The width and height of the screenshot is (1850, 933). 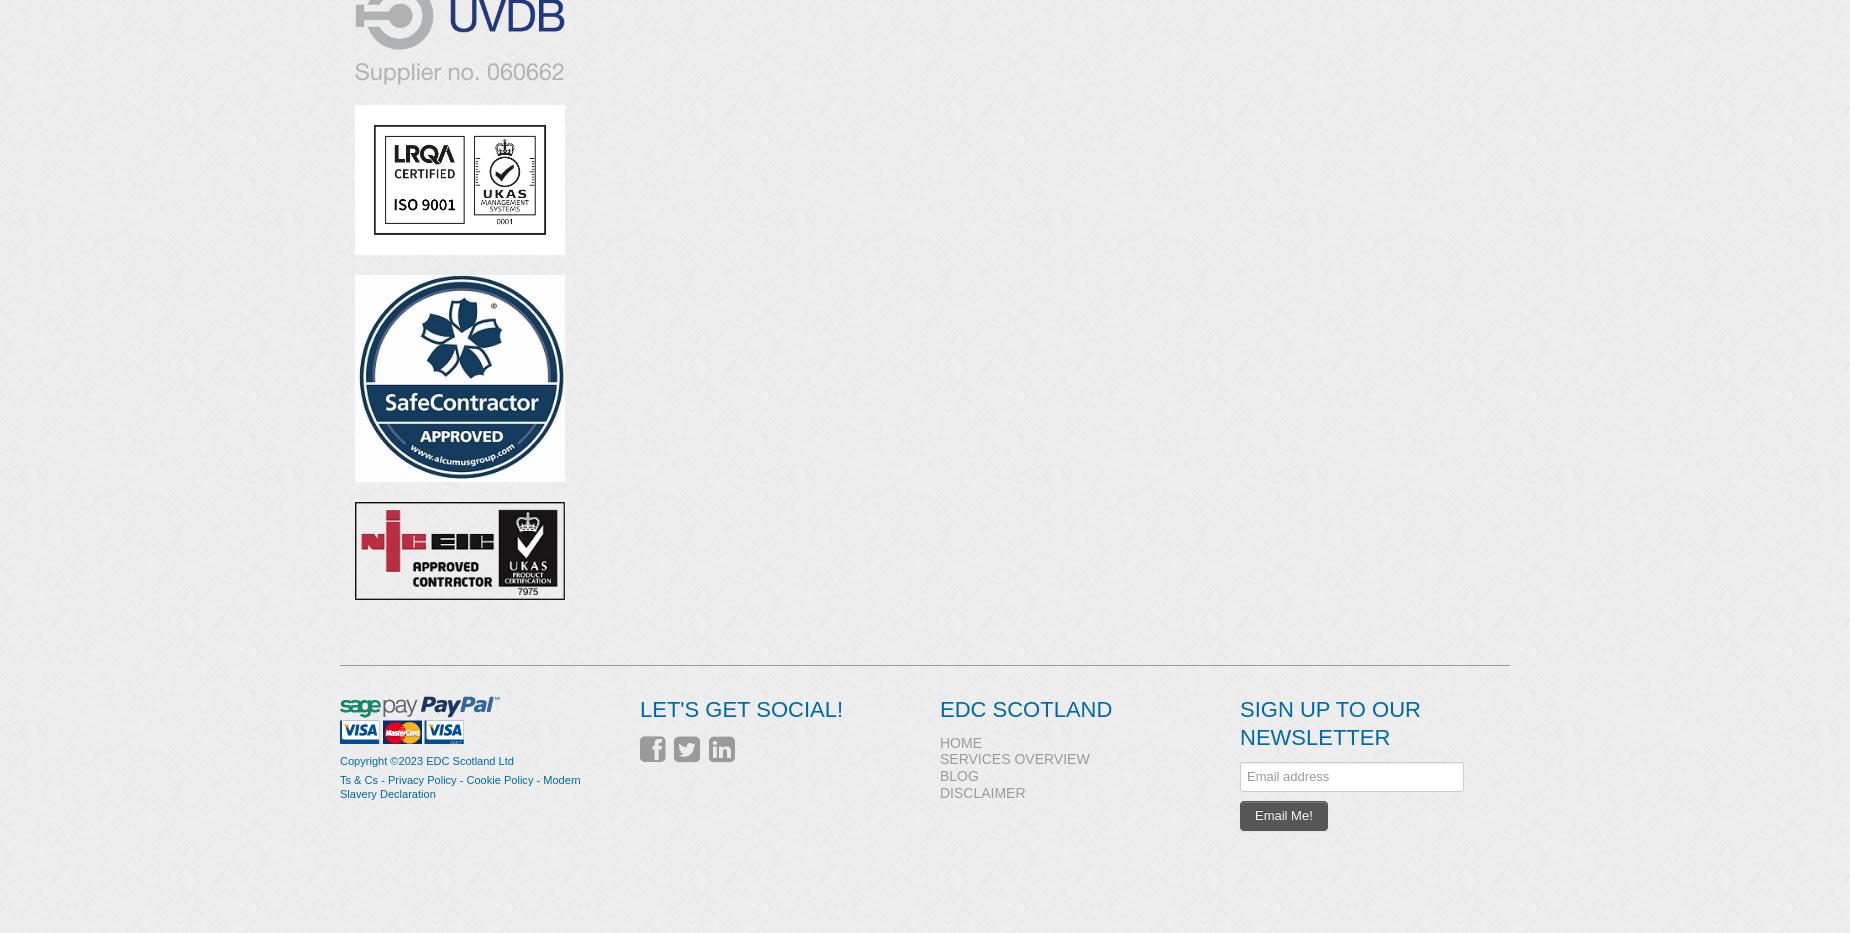 I want to click on 'Home', so click(x=960, y=741).